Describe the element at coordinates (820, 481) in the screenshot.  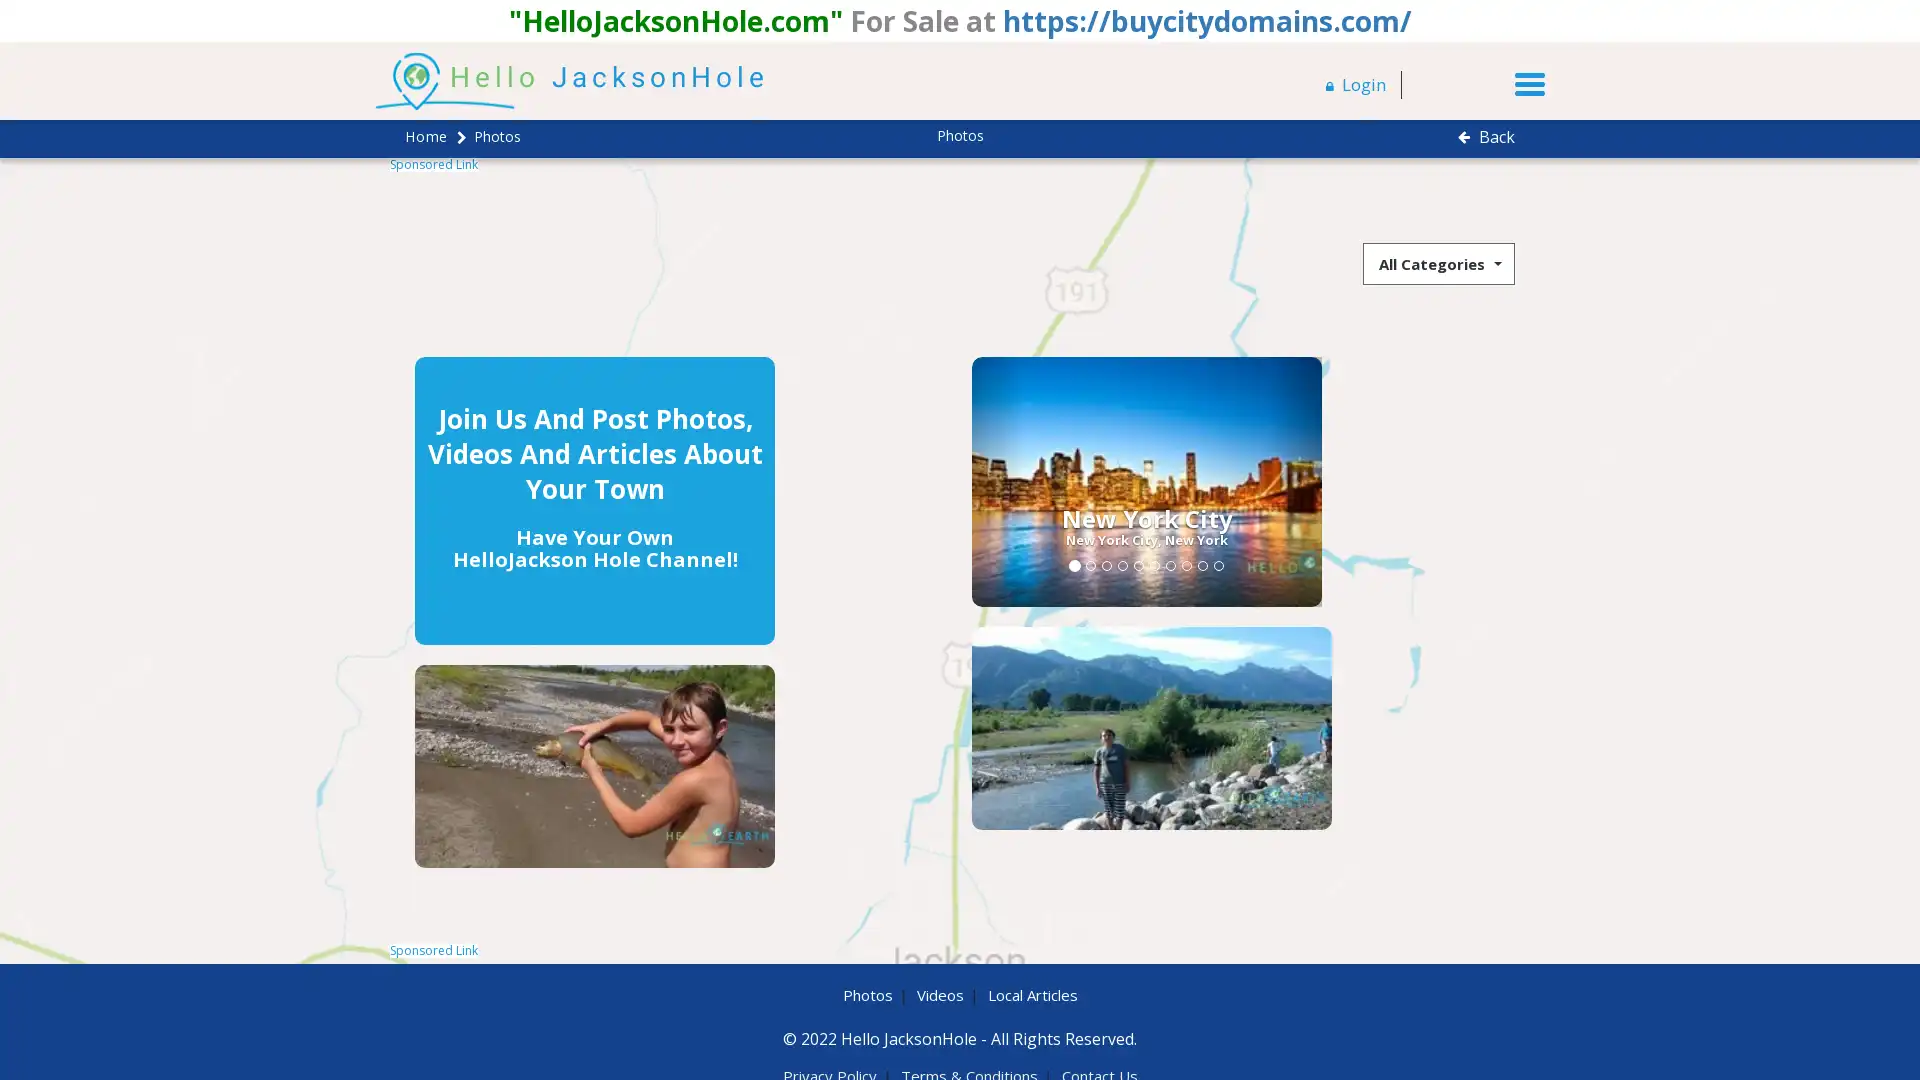
I see `Previous` at that location.